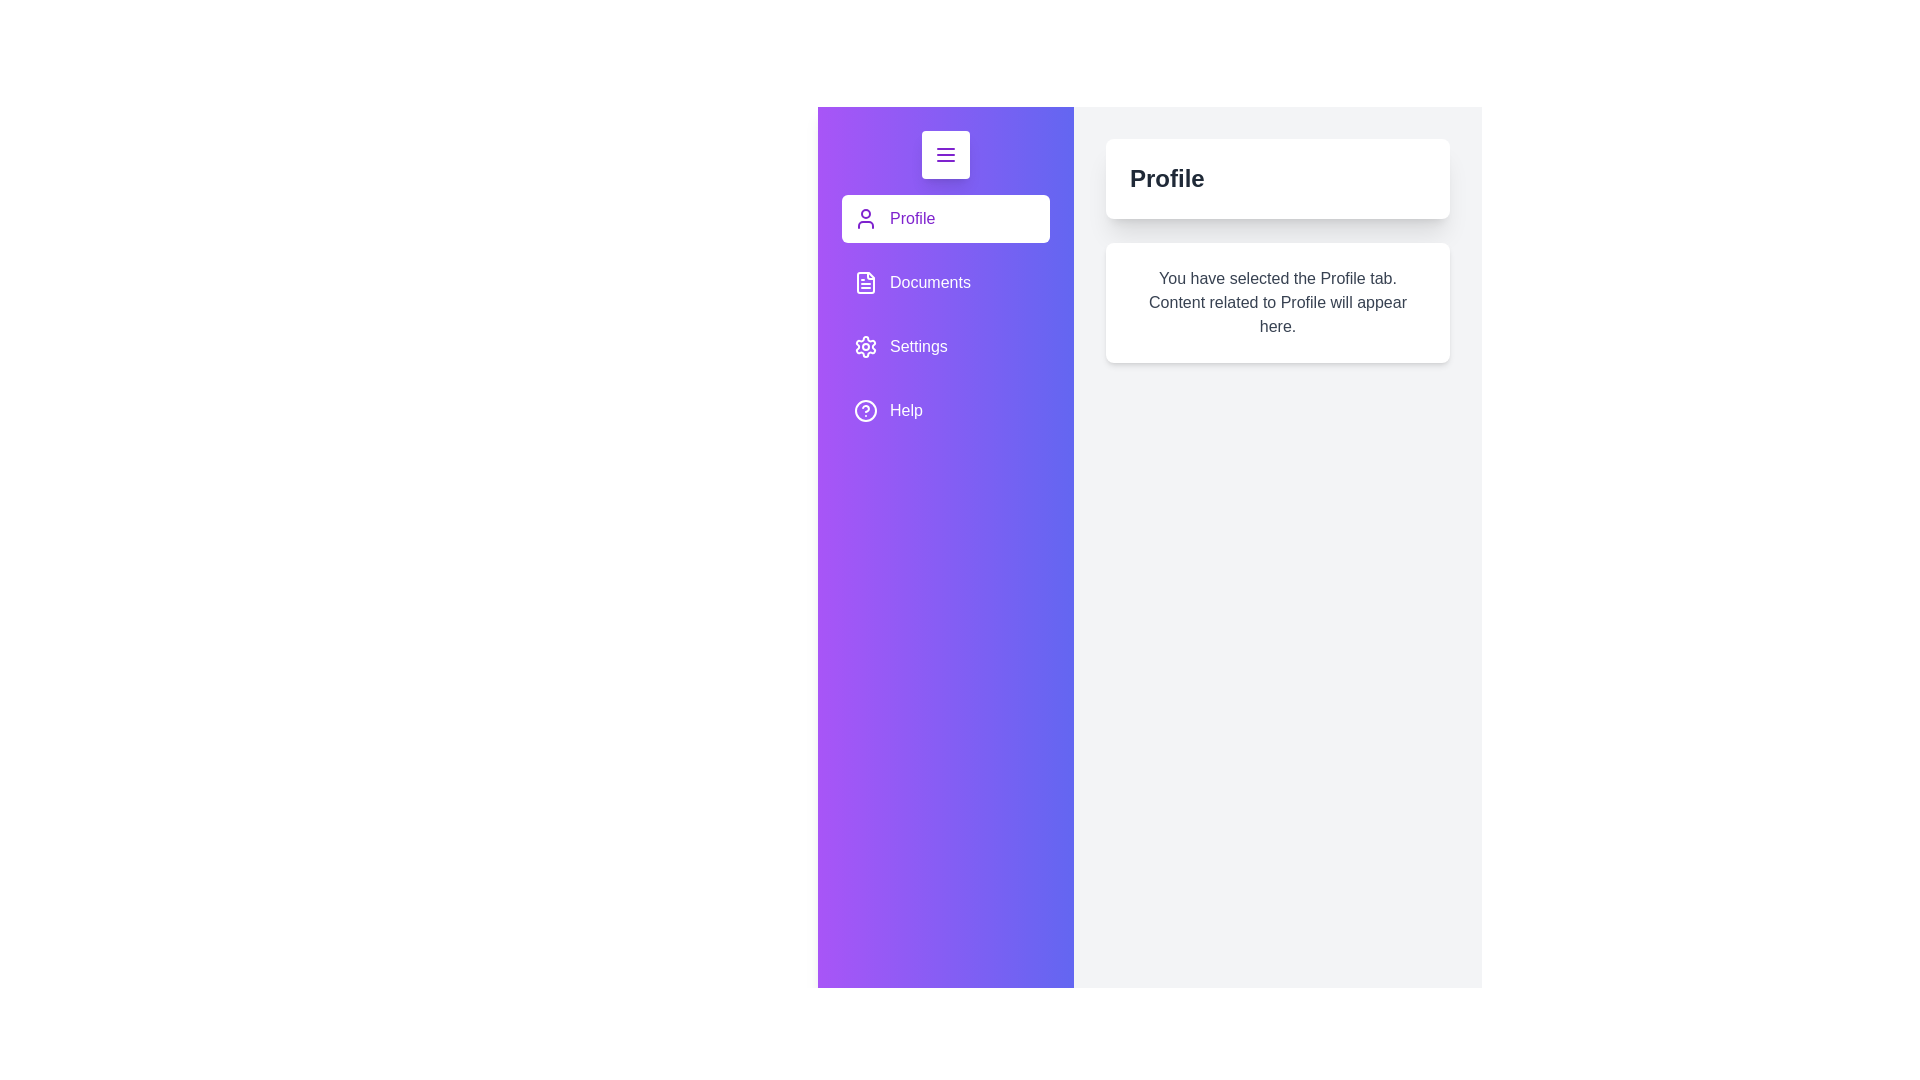 The image size is (1920, 1080). Describe the element at coordinates (944, 346) in the screenshot. I see `the Settings tab to view its content` at that location.